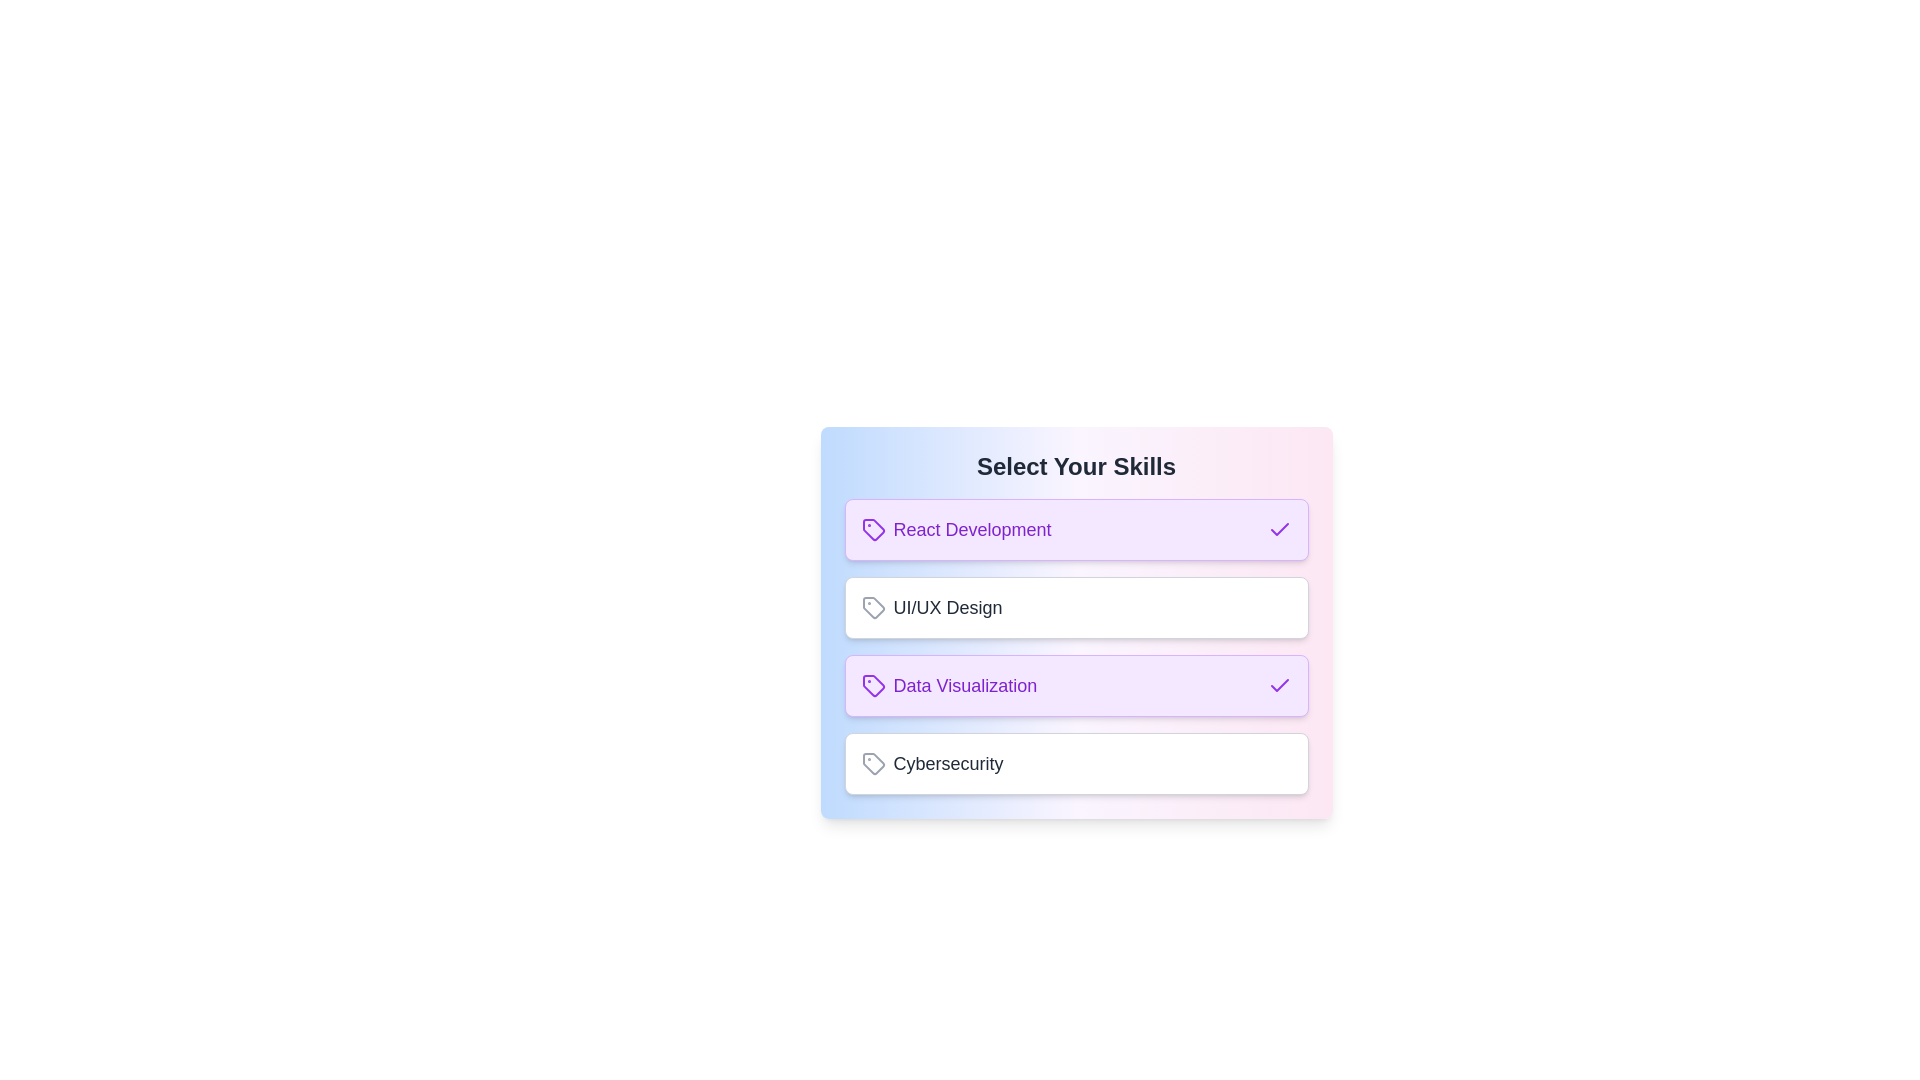  Describe the element at coordinates (1075, 607) in the screenshot. I see `the skill UI/UX Design to observe visual feedback` at that location.